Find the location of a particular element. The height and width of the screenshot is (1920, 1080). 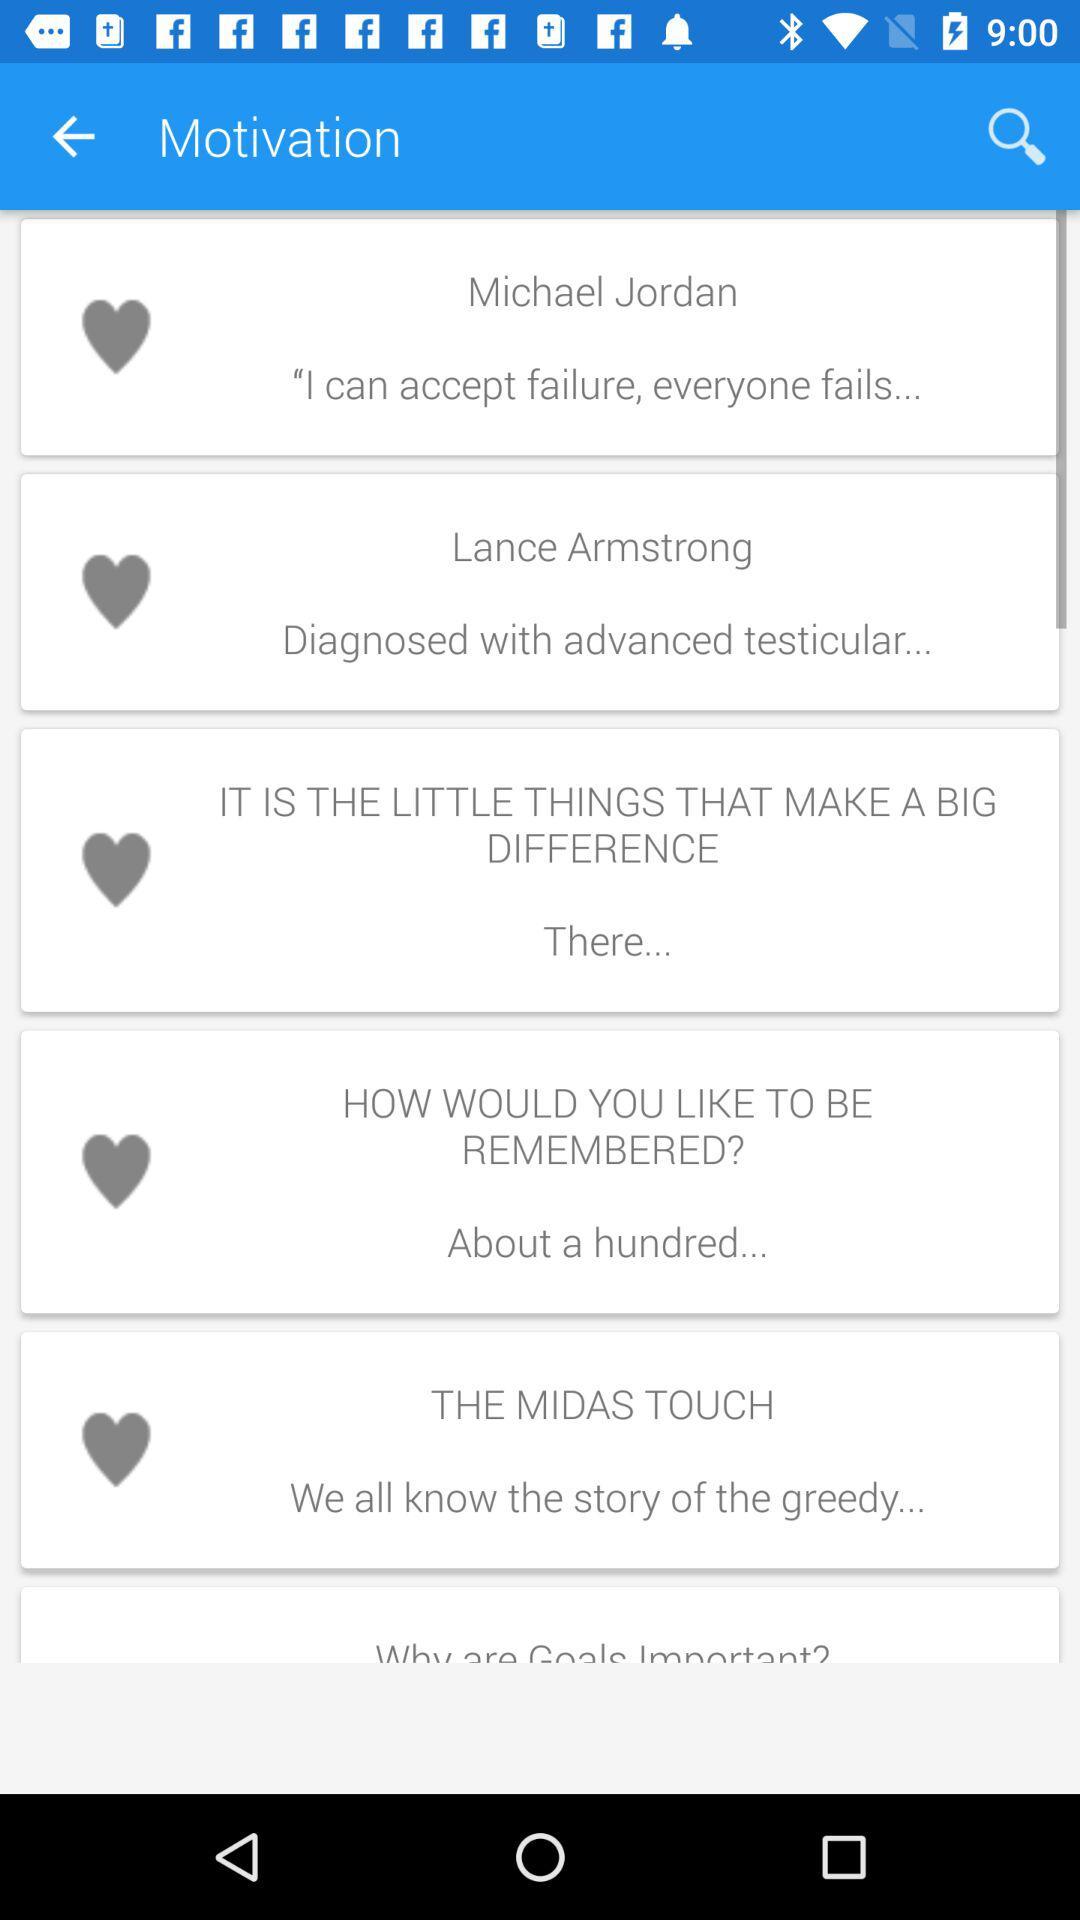

first heart symbol from top is located at coordinates (115, 336).